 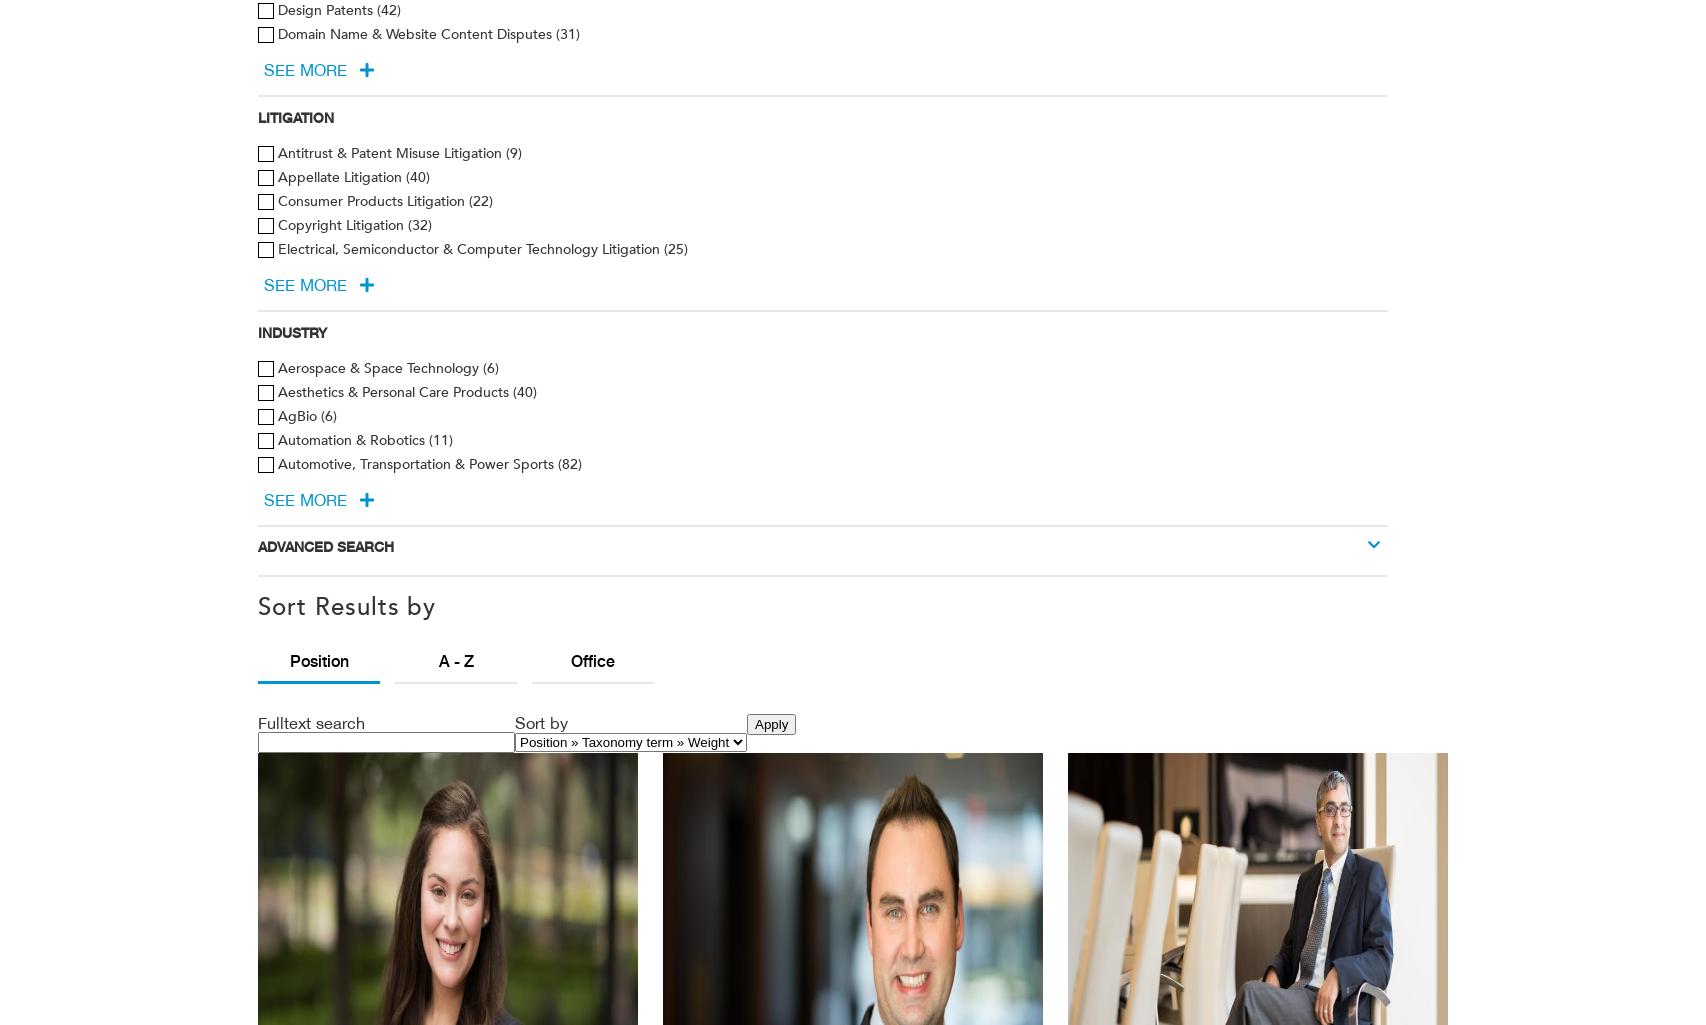 I want to click on '(32)', so click(x=420, y=224).